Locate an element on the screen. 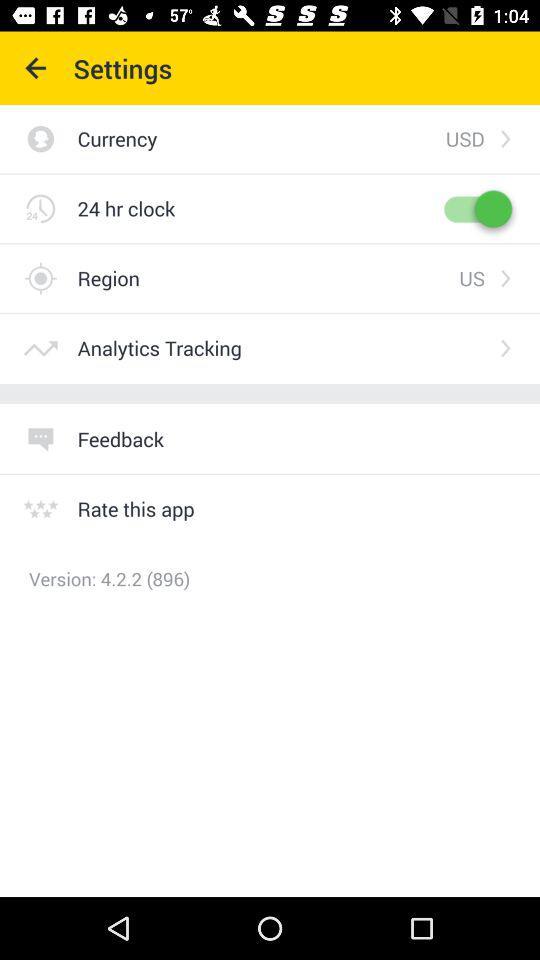 Image resolution: width=540 pixels, height=960 pixels. the icon which is left side of the region is located at coordinates (40, 277).